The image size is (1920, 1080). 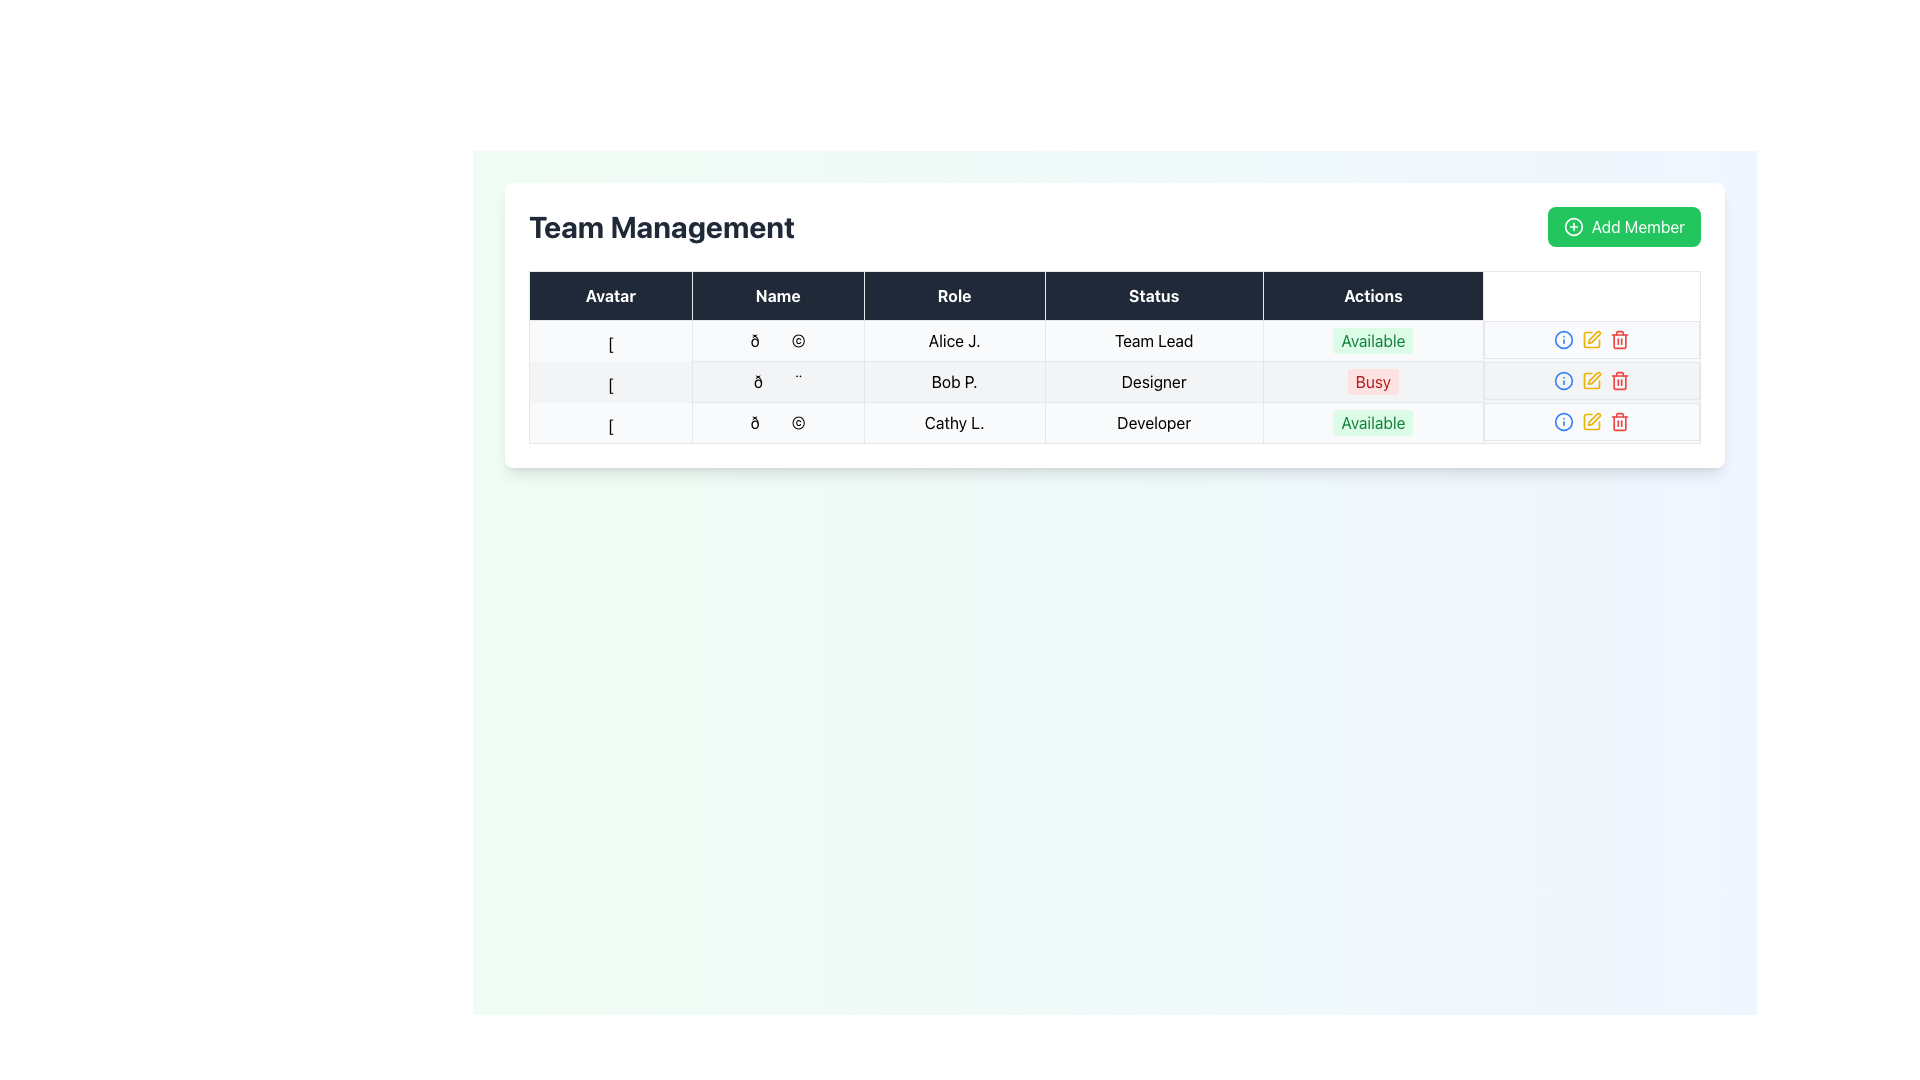 I want to click on the 'Available' label with a rounded green background and green text in the last row of the table under 'Actions' for the entry 'Cathy L.', so click(x=1372, y=422).